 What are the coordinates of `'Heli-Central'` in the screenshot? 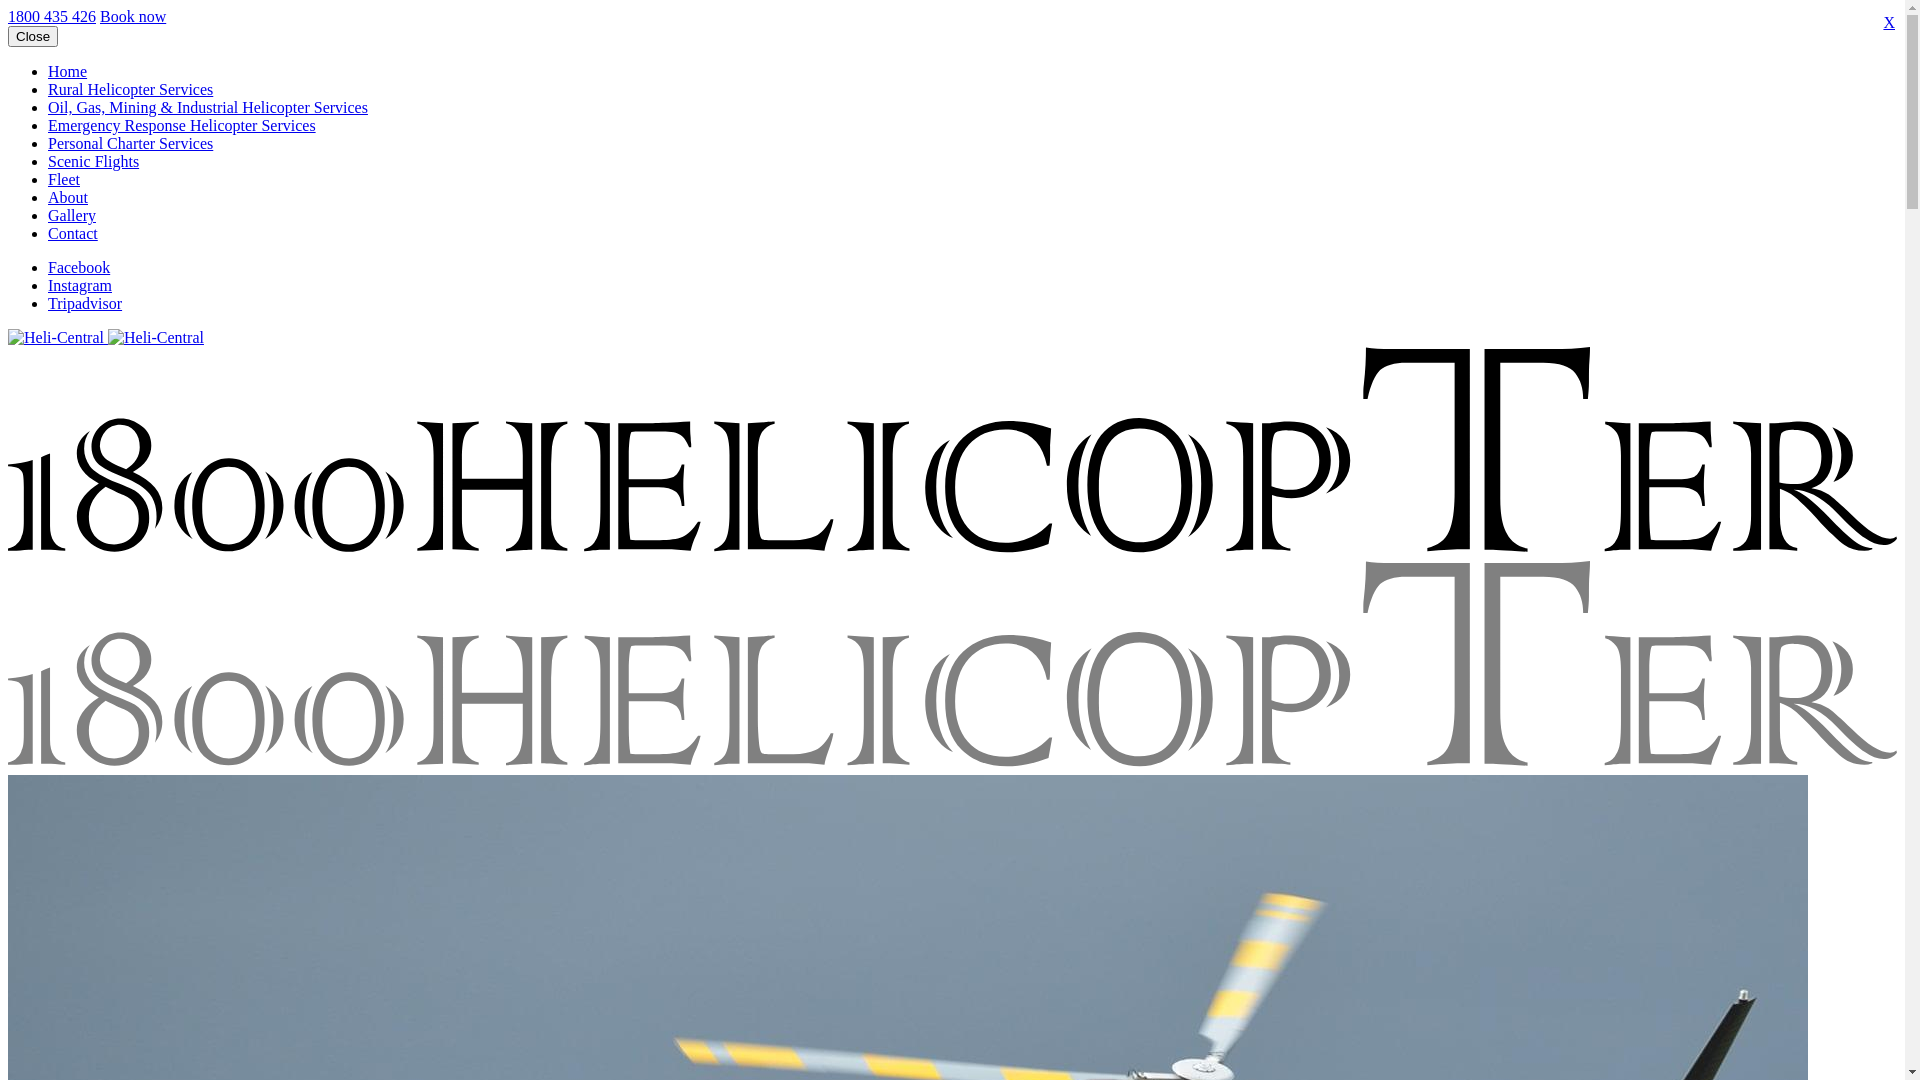 It's located at (8, 337).